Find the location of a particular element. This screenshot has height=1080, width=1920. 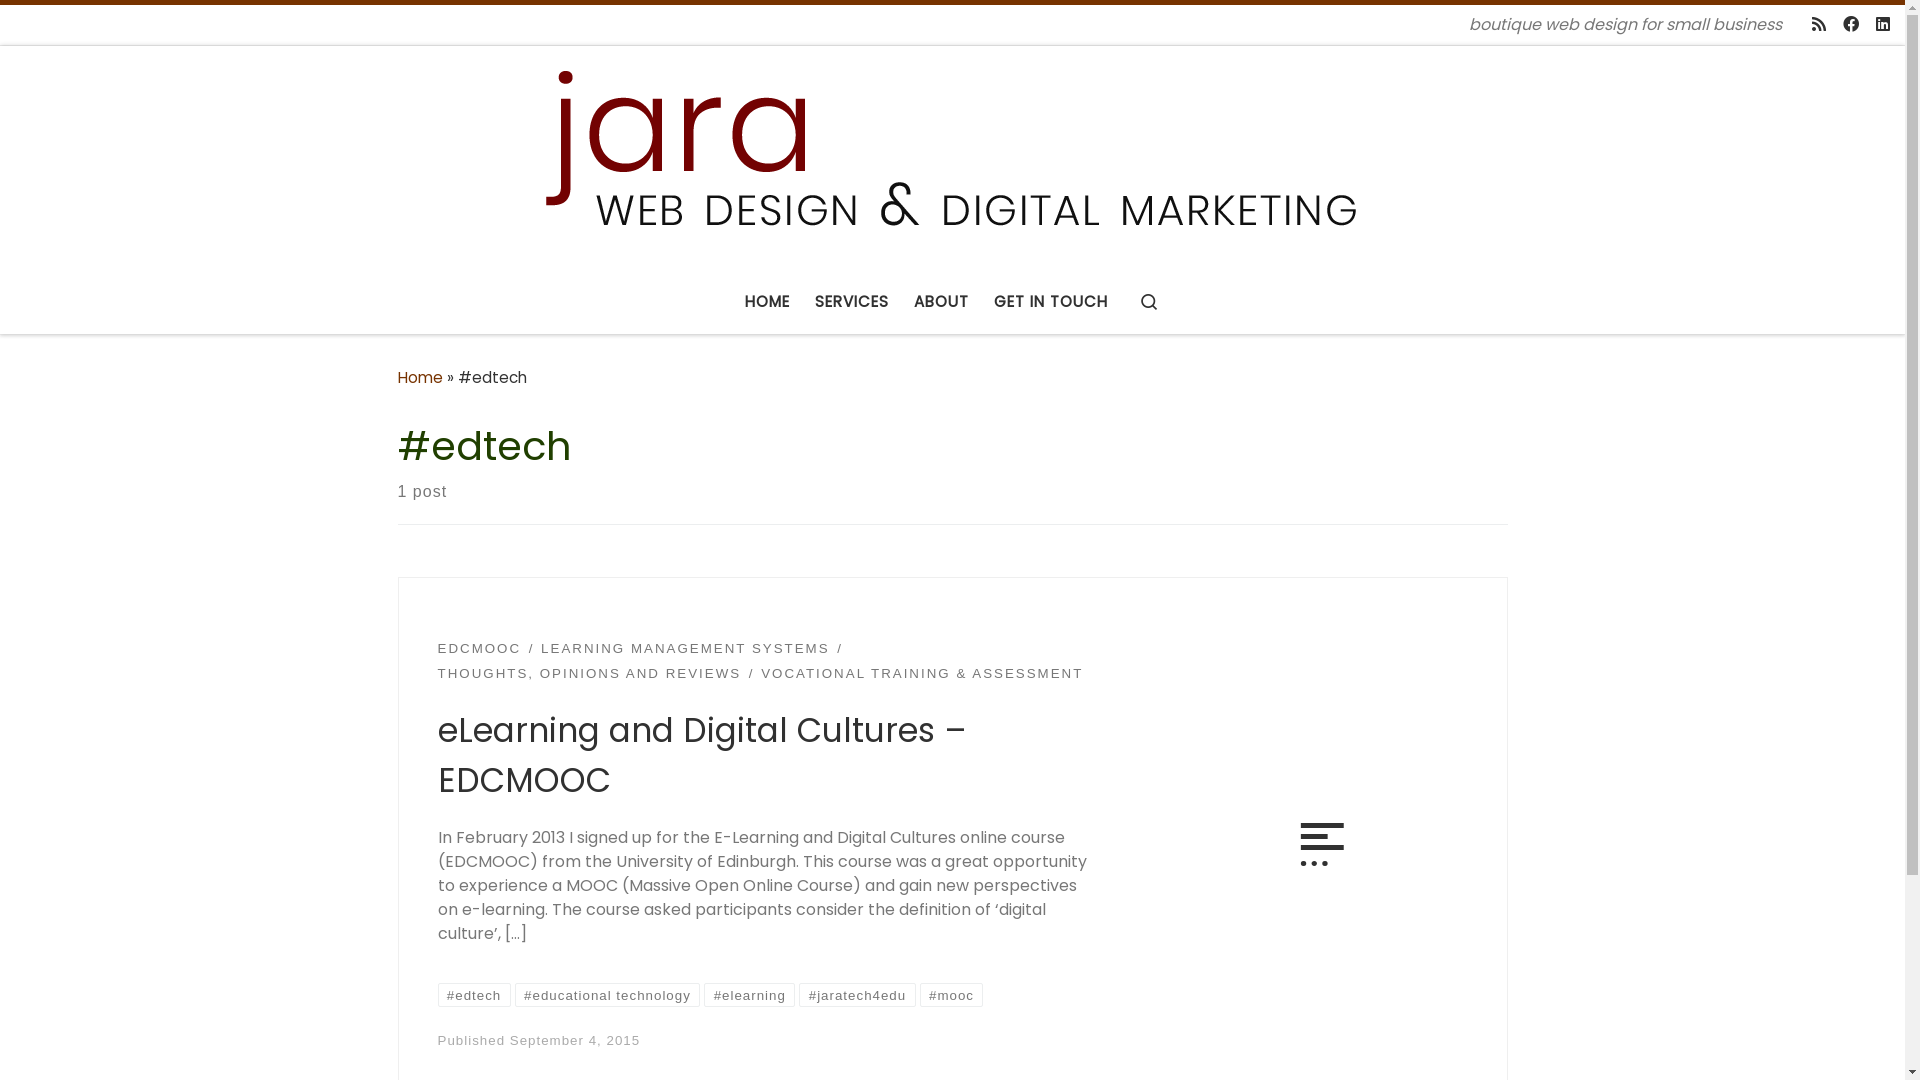

'Follow me on LinkedIn' is located at coordinates (1881, 25).